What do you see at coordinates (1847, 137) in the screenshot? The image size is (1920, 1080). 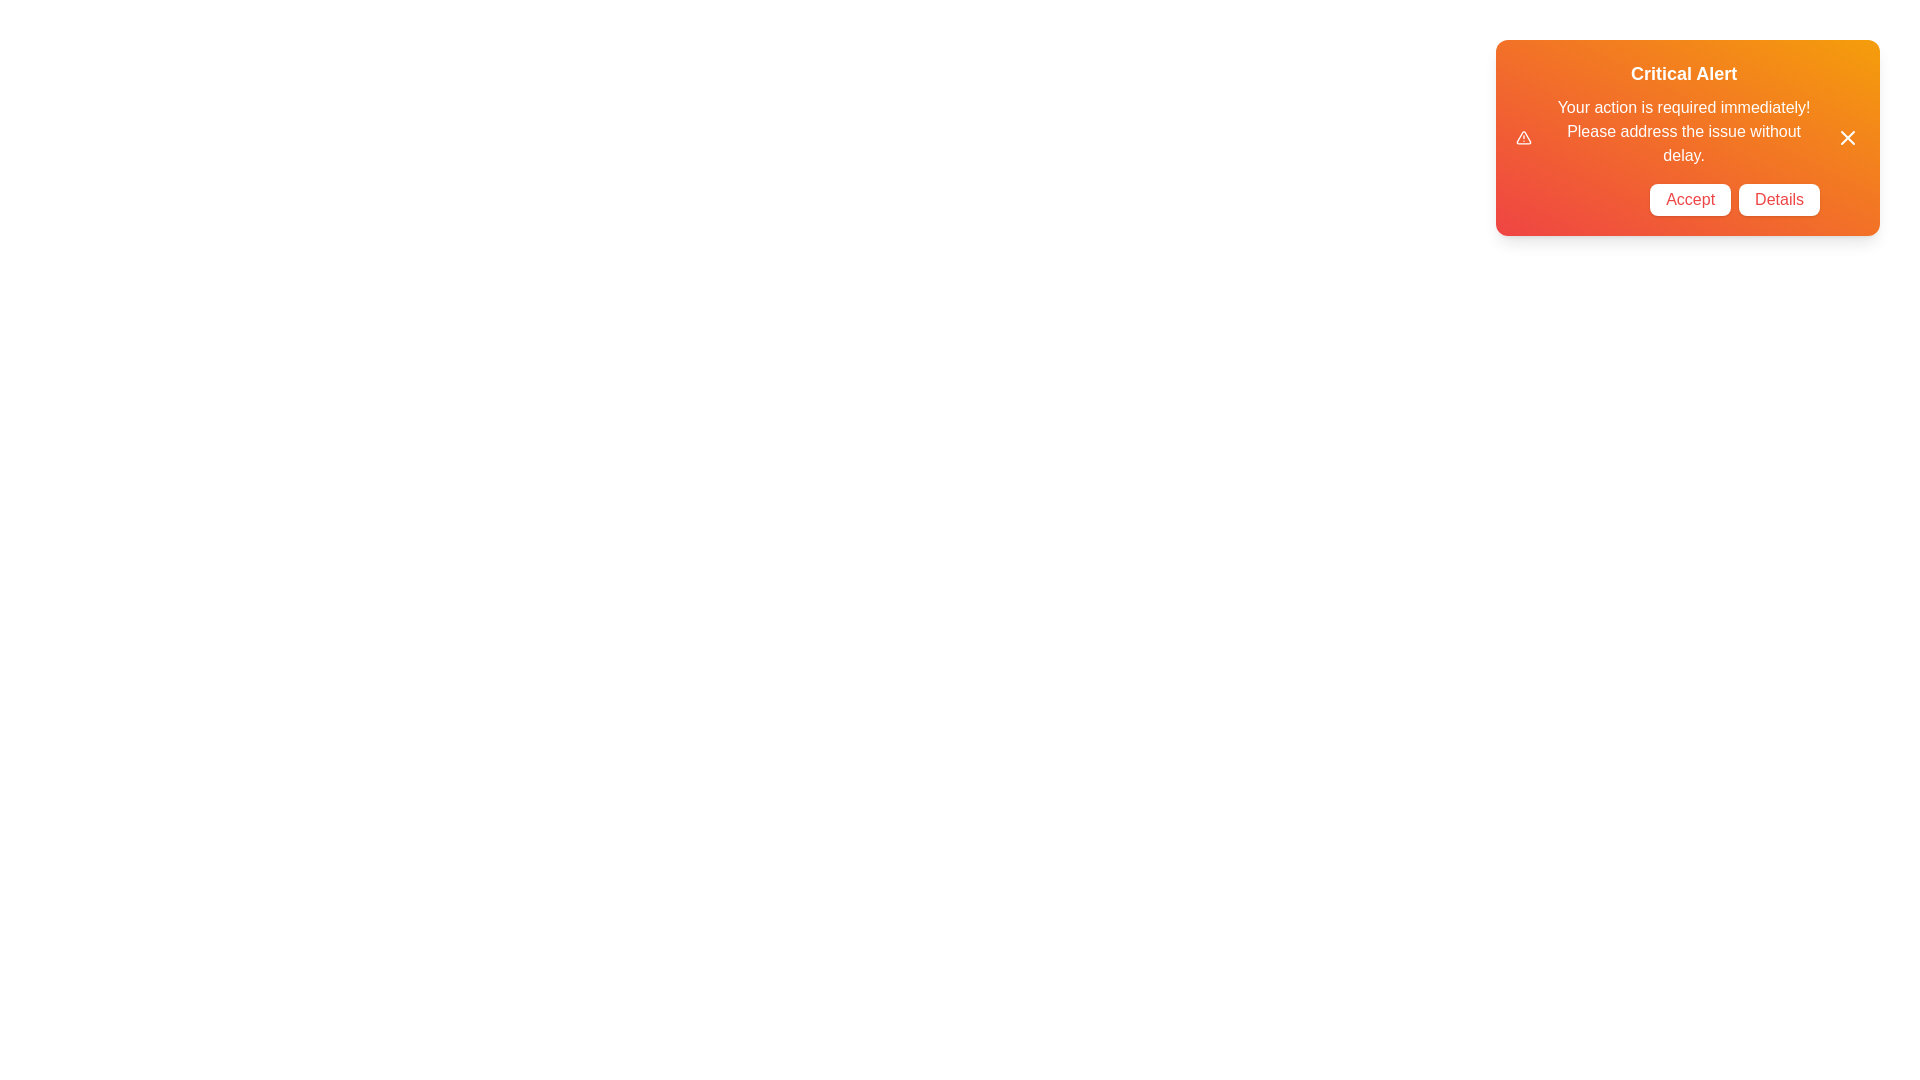 I see `the 'X' icon to observe hover effects` at bounding box center [1847, 137].